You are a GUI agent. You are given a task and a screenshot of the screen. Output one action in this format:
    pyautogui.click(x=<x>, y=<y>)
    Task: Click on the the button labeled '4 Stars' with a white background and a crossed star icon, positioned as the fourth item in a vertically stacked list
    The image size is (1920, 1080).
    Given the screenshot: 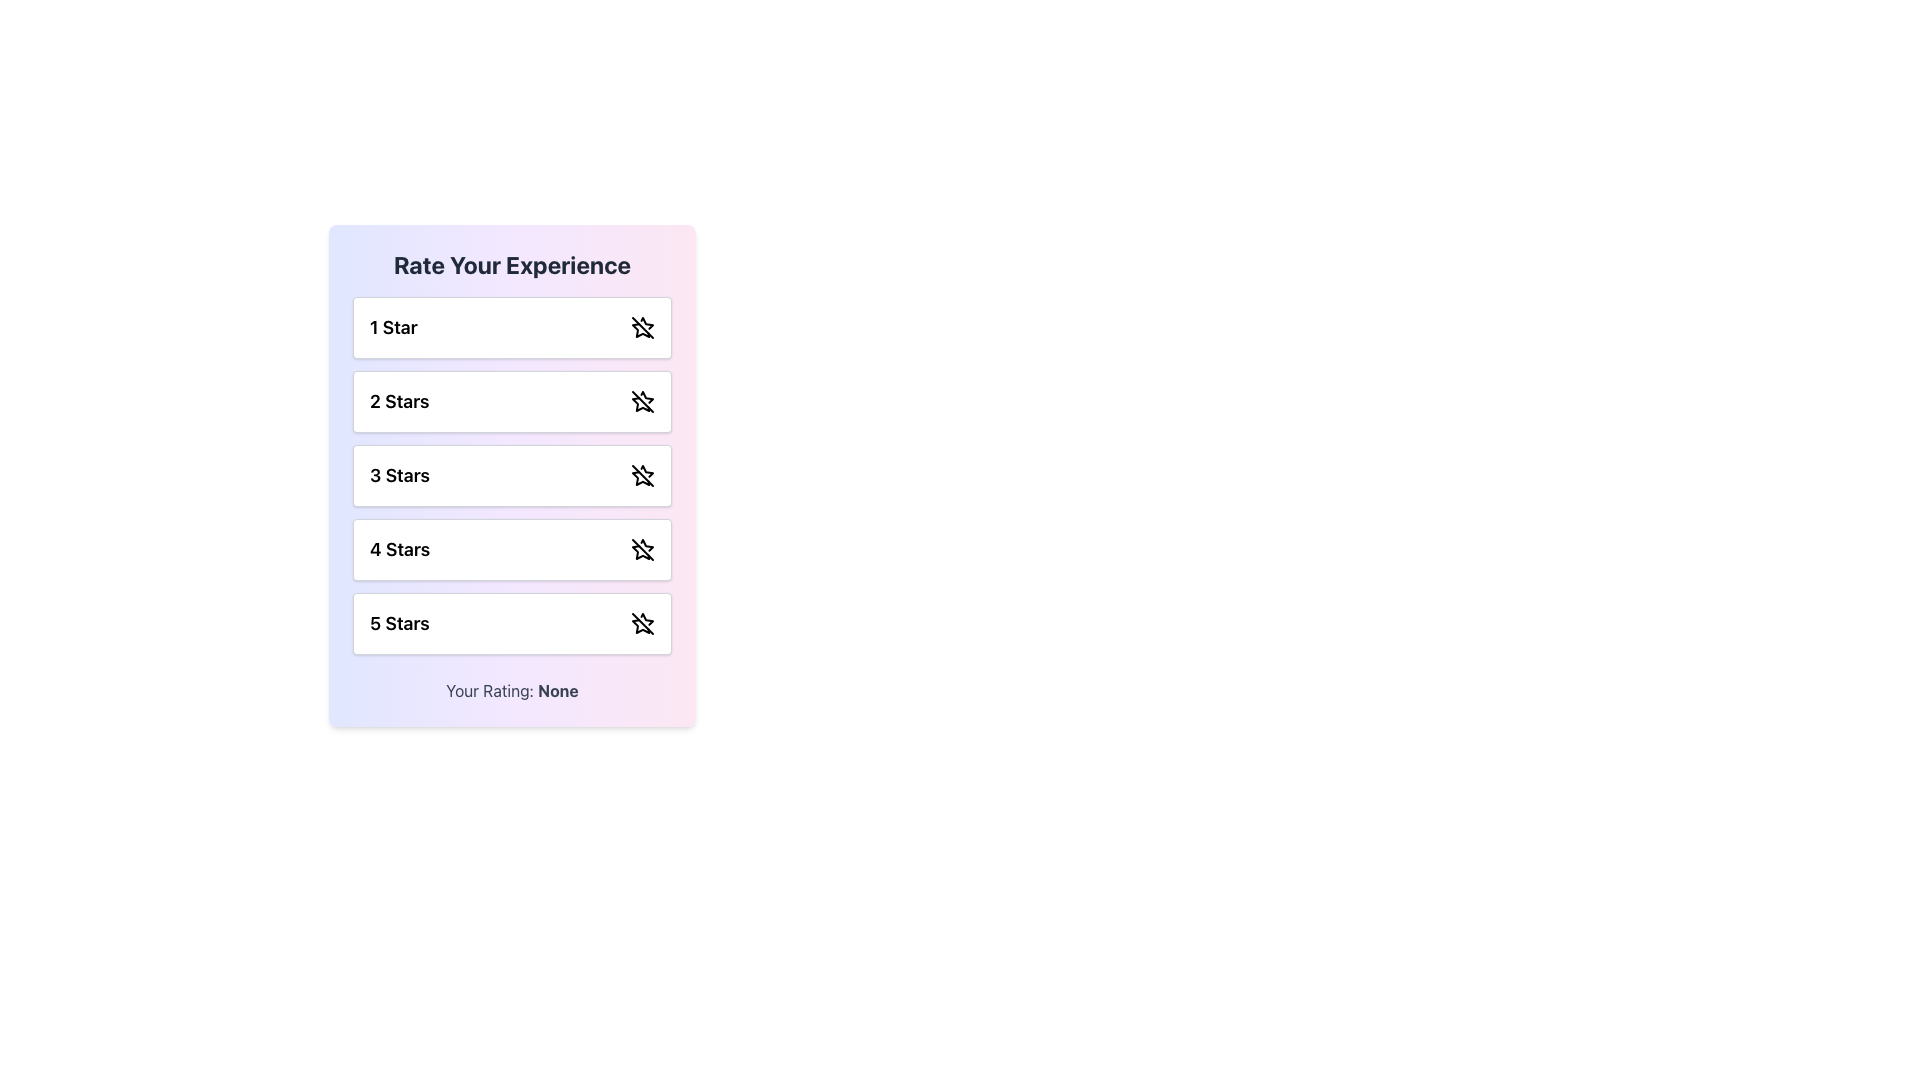 What is the action you would take?
    pyautogui.click(x=512, y=550)
    